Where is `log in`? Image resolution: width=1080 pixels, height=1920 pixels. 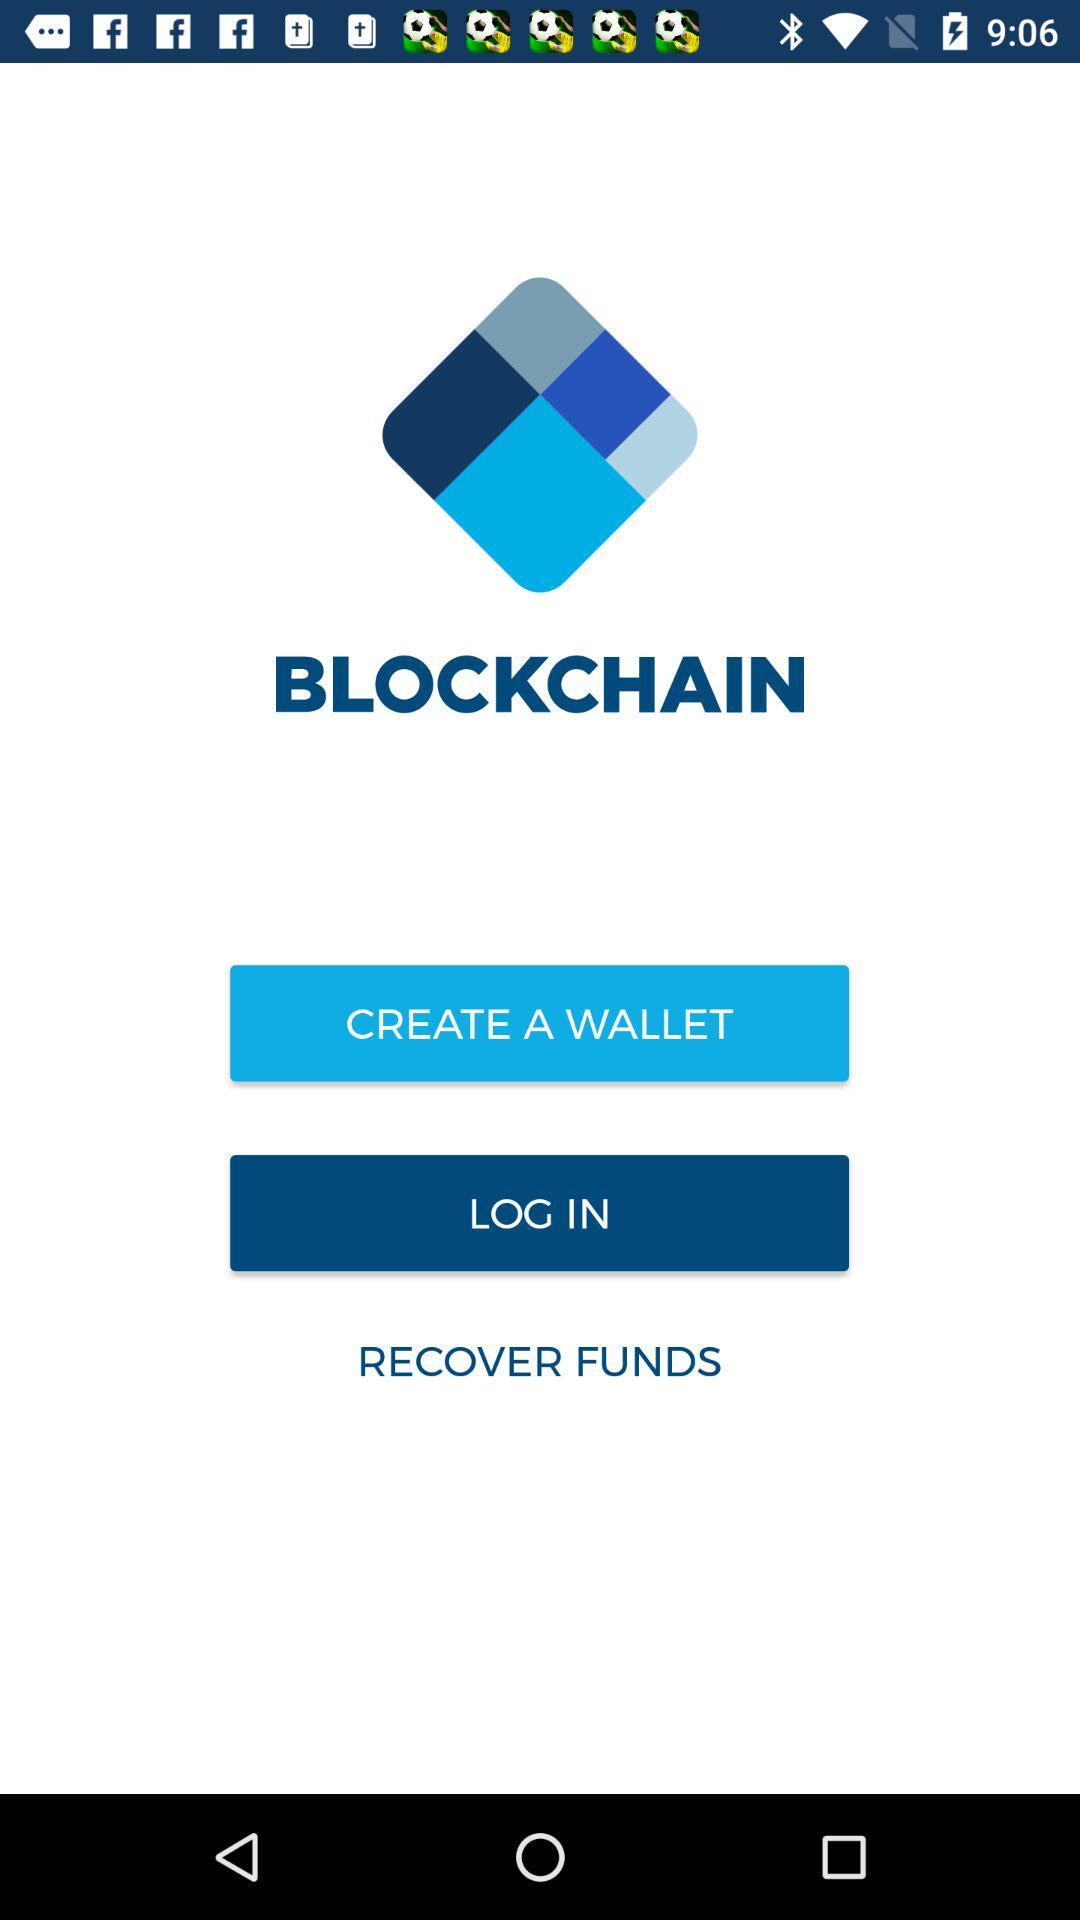 log in is located at coordinates (538, 1212).